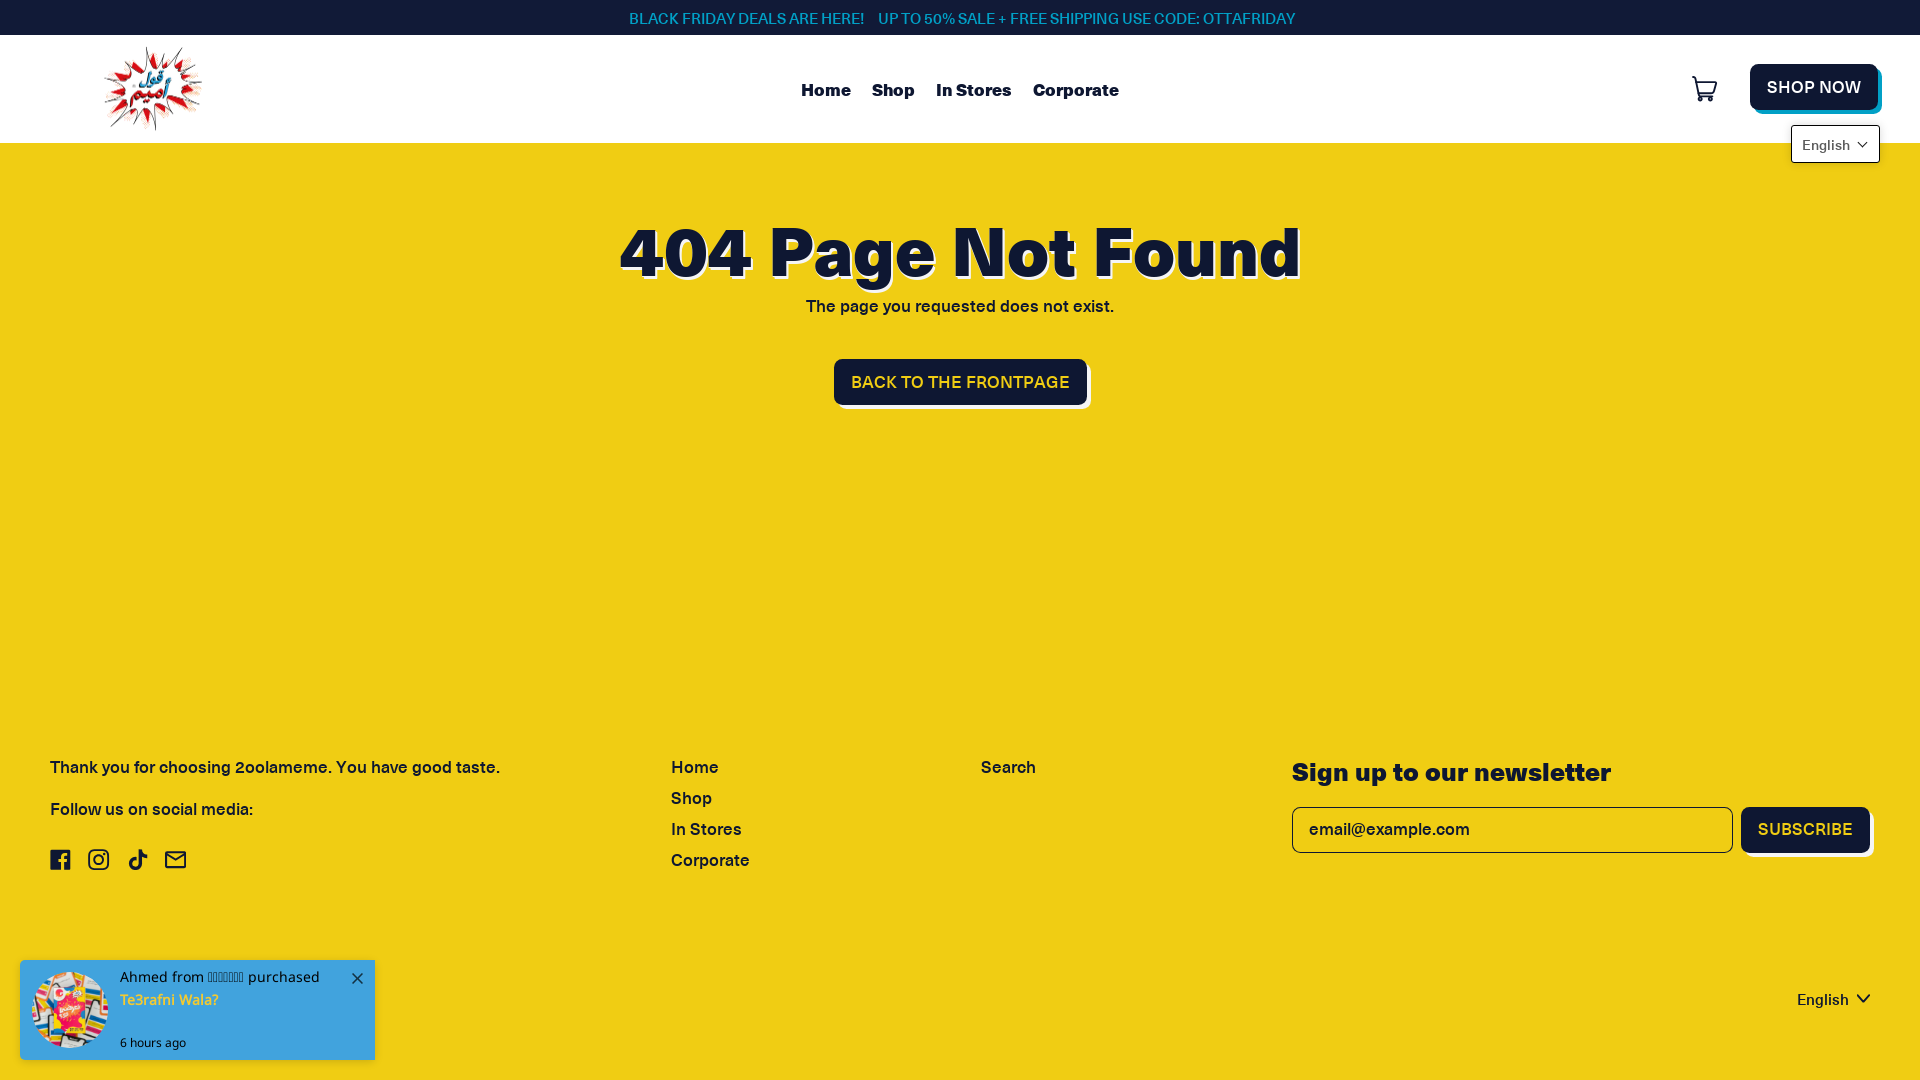  Describe the element at coordinates (1805, 829) in the screenshot. I see `'SUBSCRIBE'` at that location.